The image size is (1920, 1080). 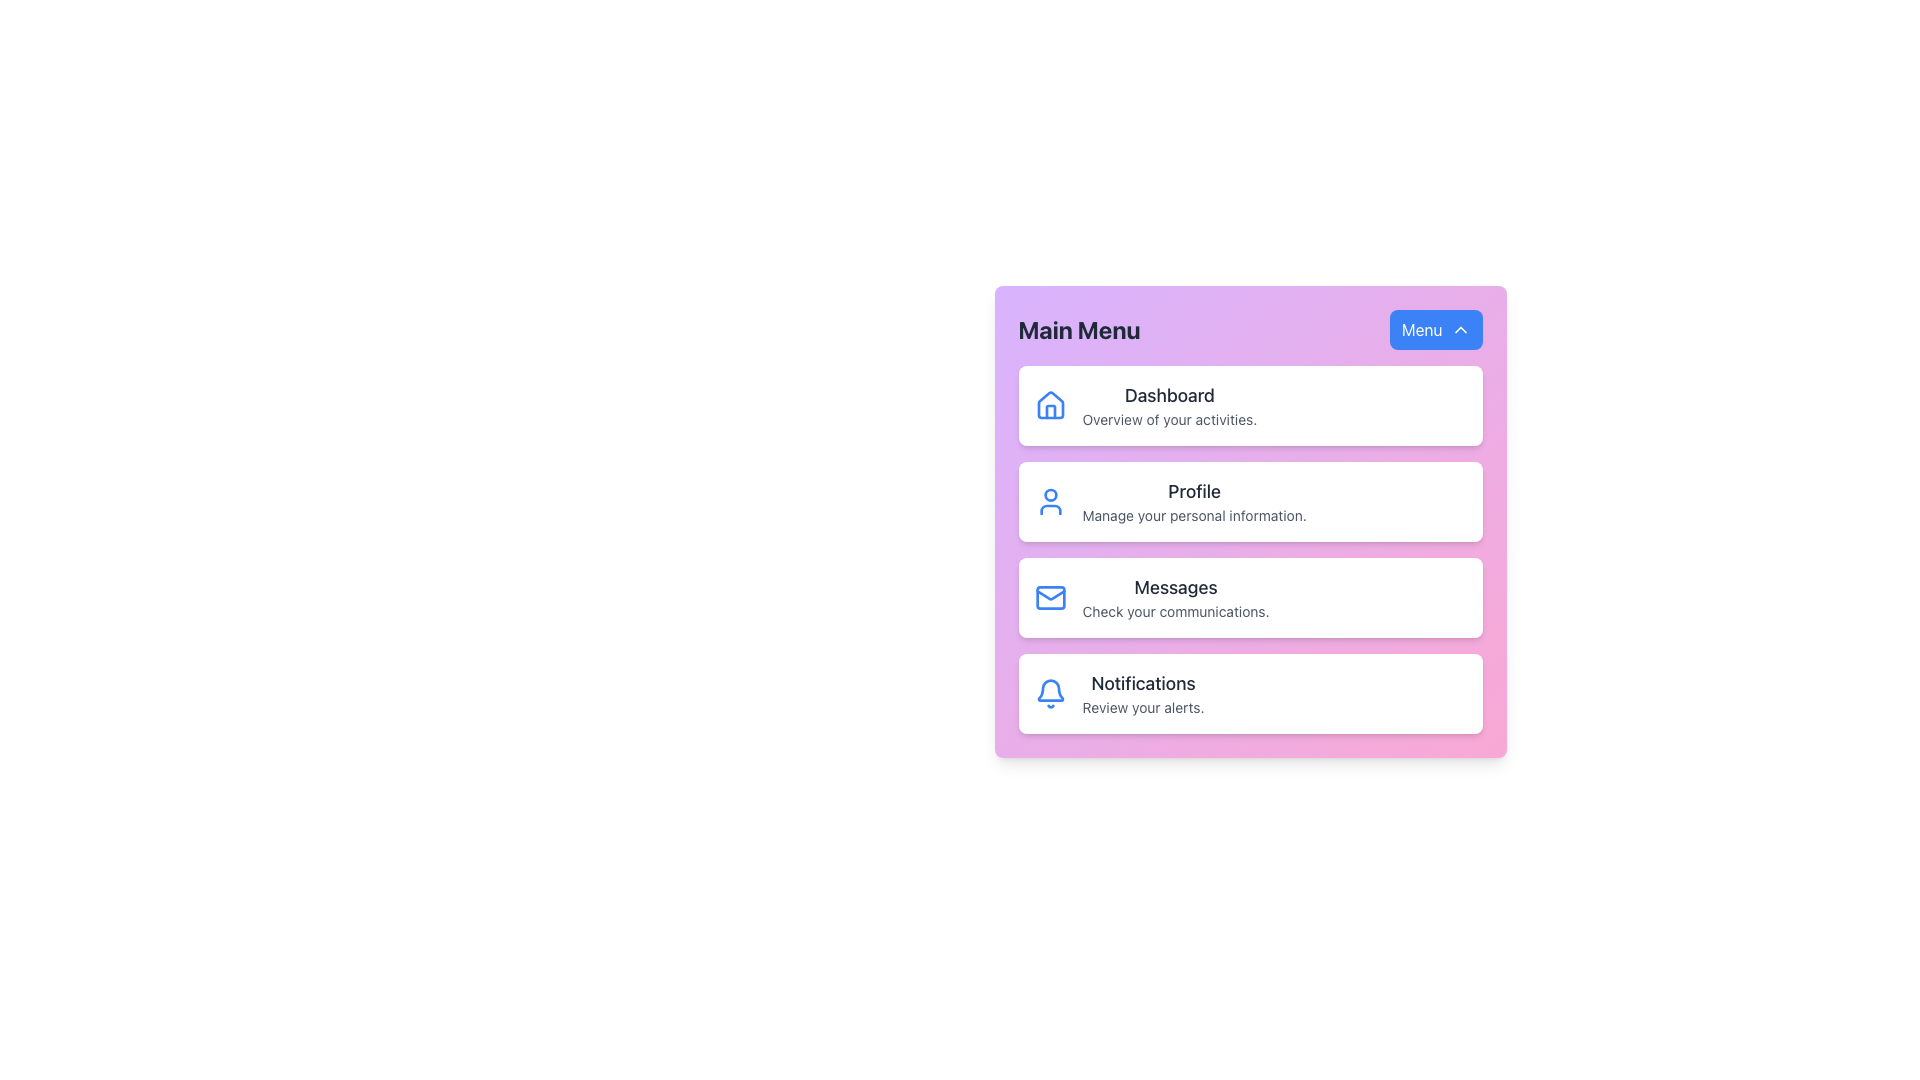 I want to click on the bell icon representing the notification feature located at the top-left corner of the 'Notifications' card, so click(x=1049, y=693).